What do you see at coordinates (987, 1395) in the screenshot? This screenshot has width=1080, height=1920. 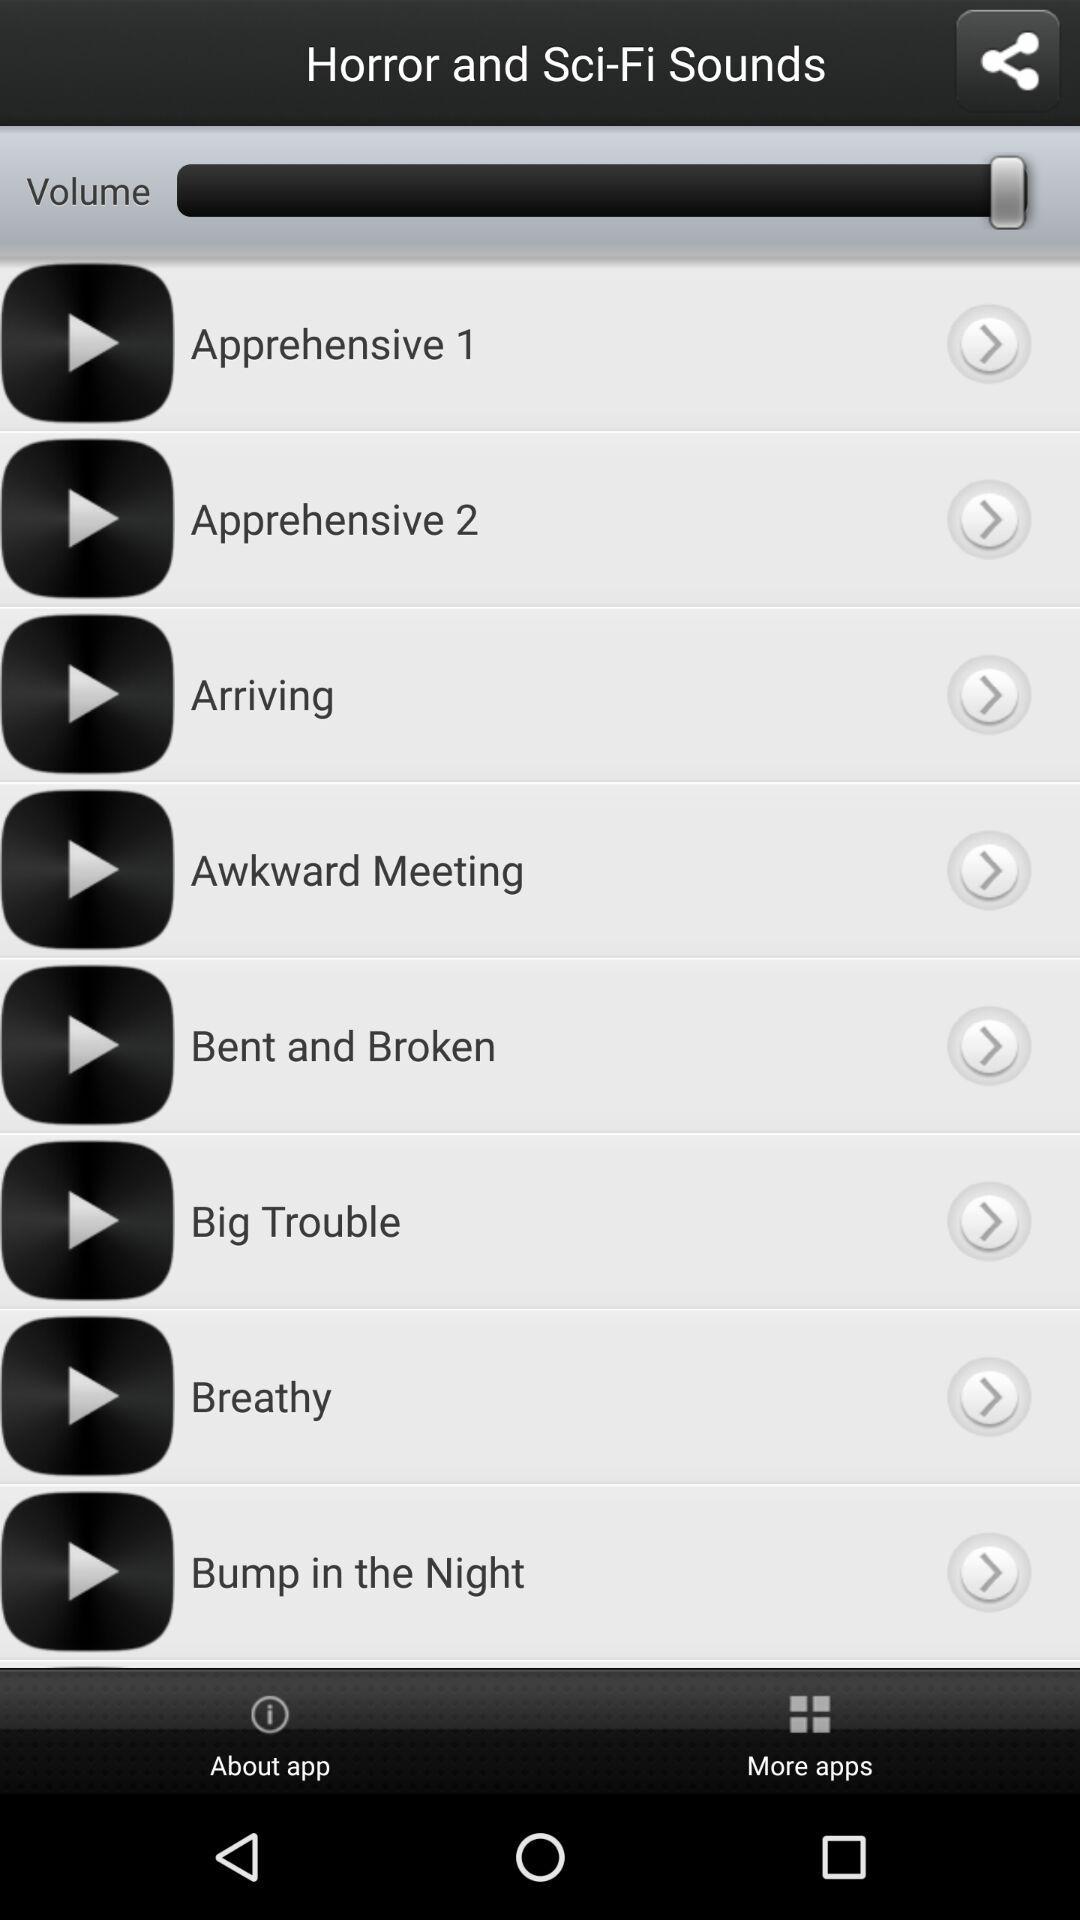 I see `more information` at bounding box center [987, 1395].